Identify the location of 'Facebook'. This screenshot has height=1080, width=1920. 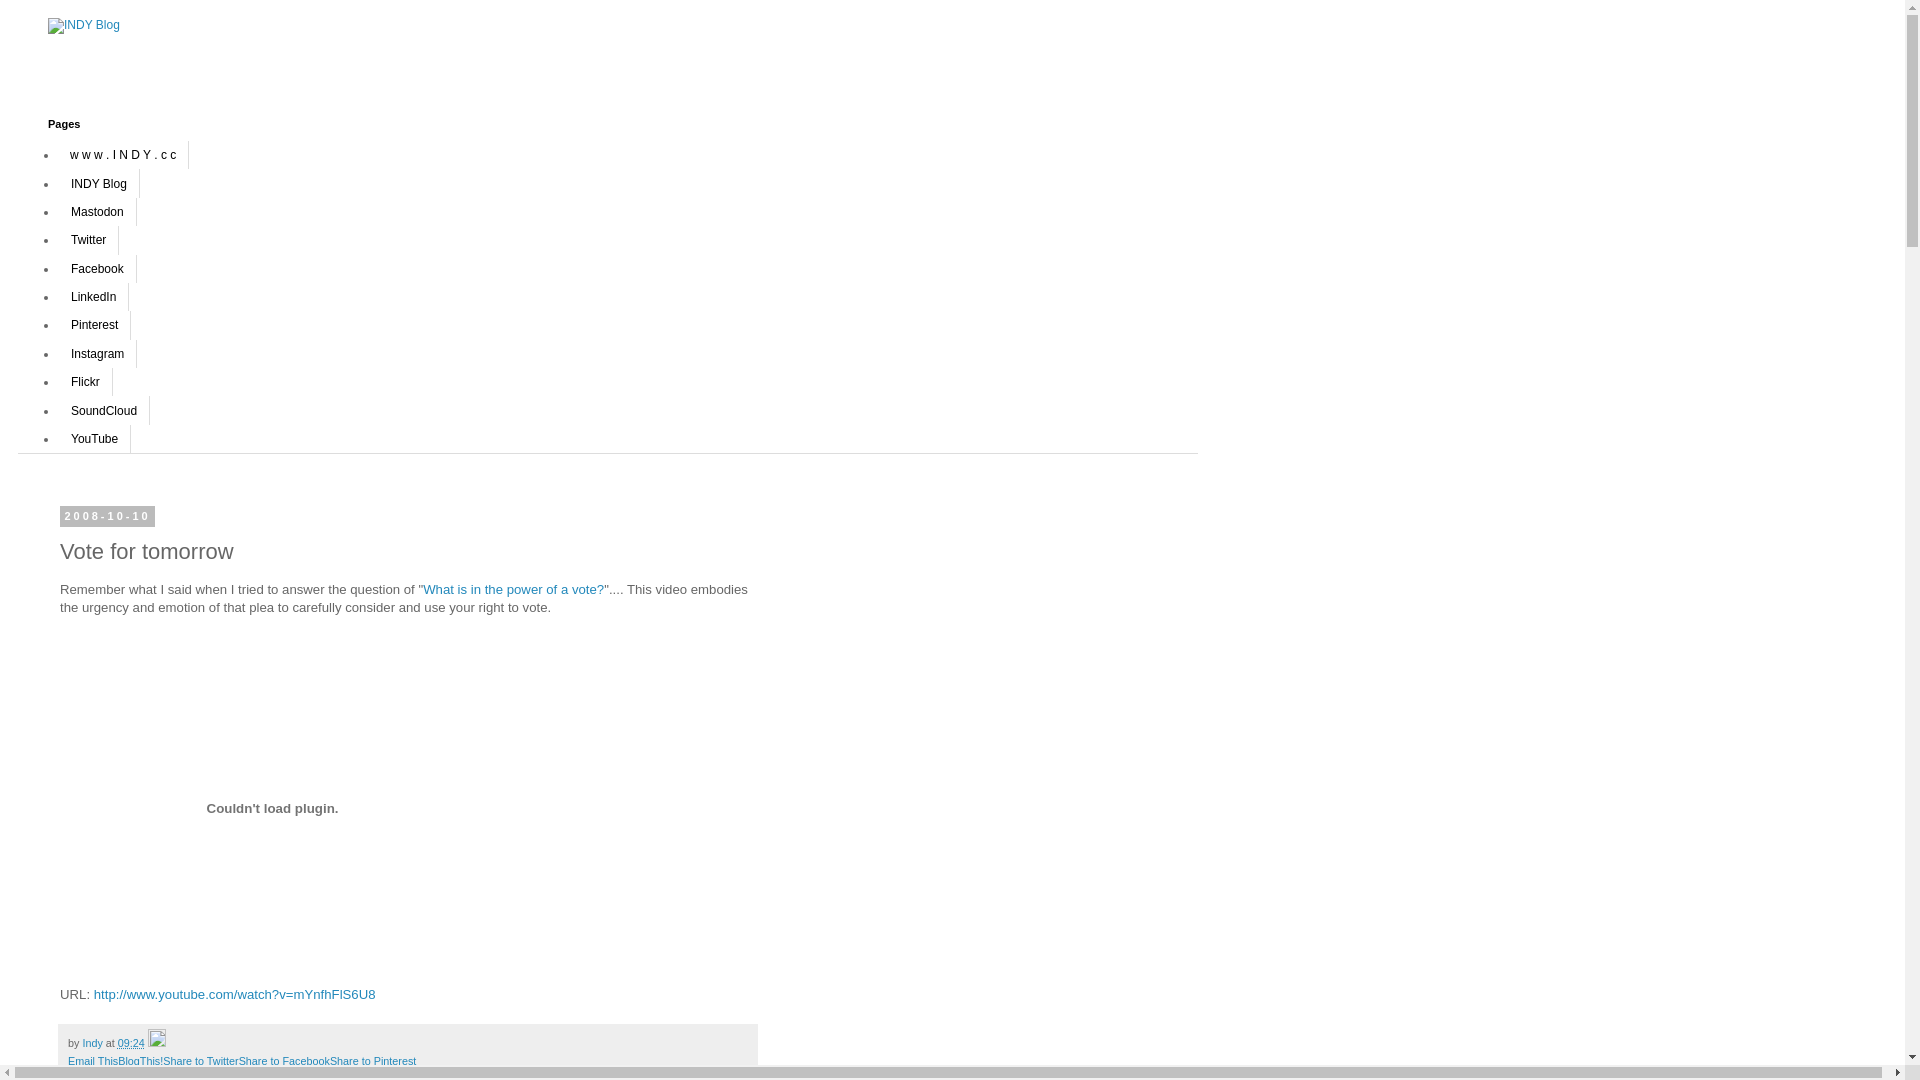
(96, 266).